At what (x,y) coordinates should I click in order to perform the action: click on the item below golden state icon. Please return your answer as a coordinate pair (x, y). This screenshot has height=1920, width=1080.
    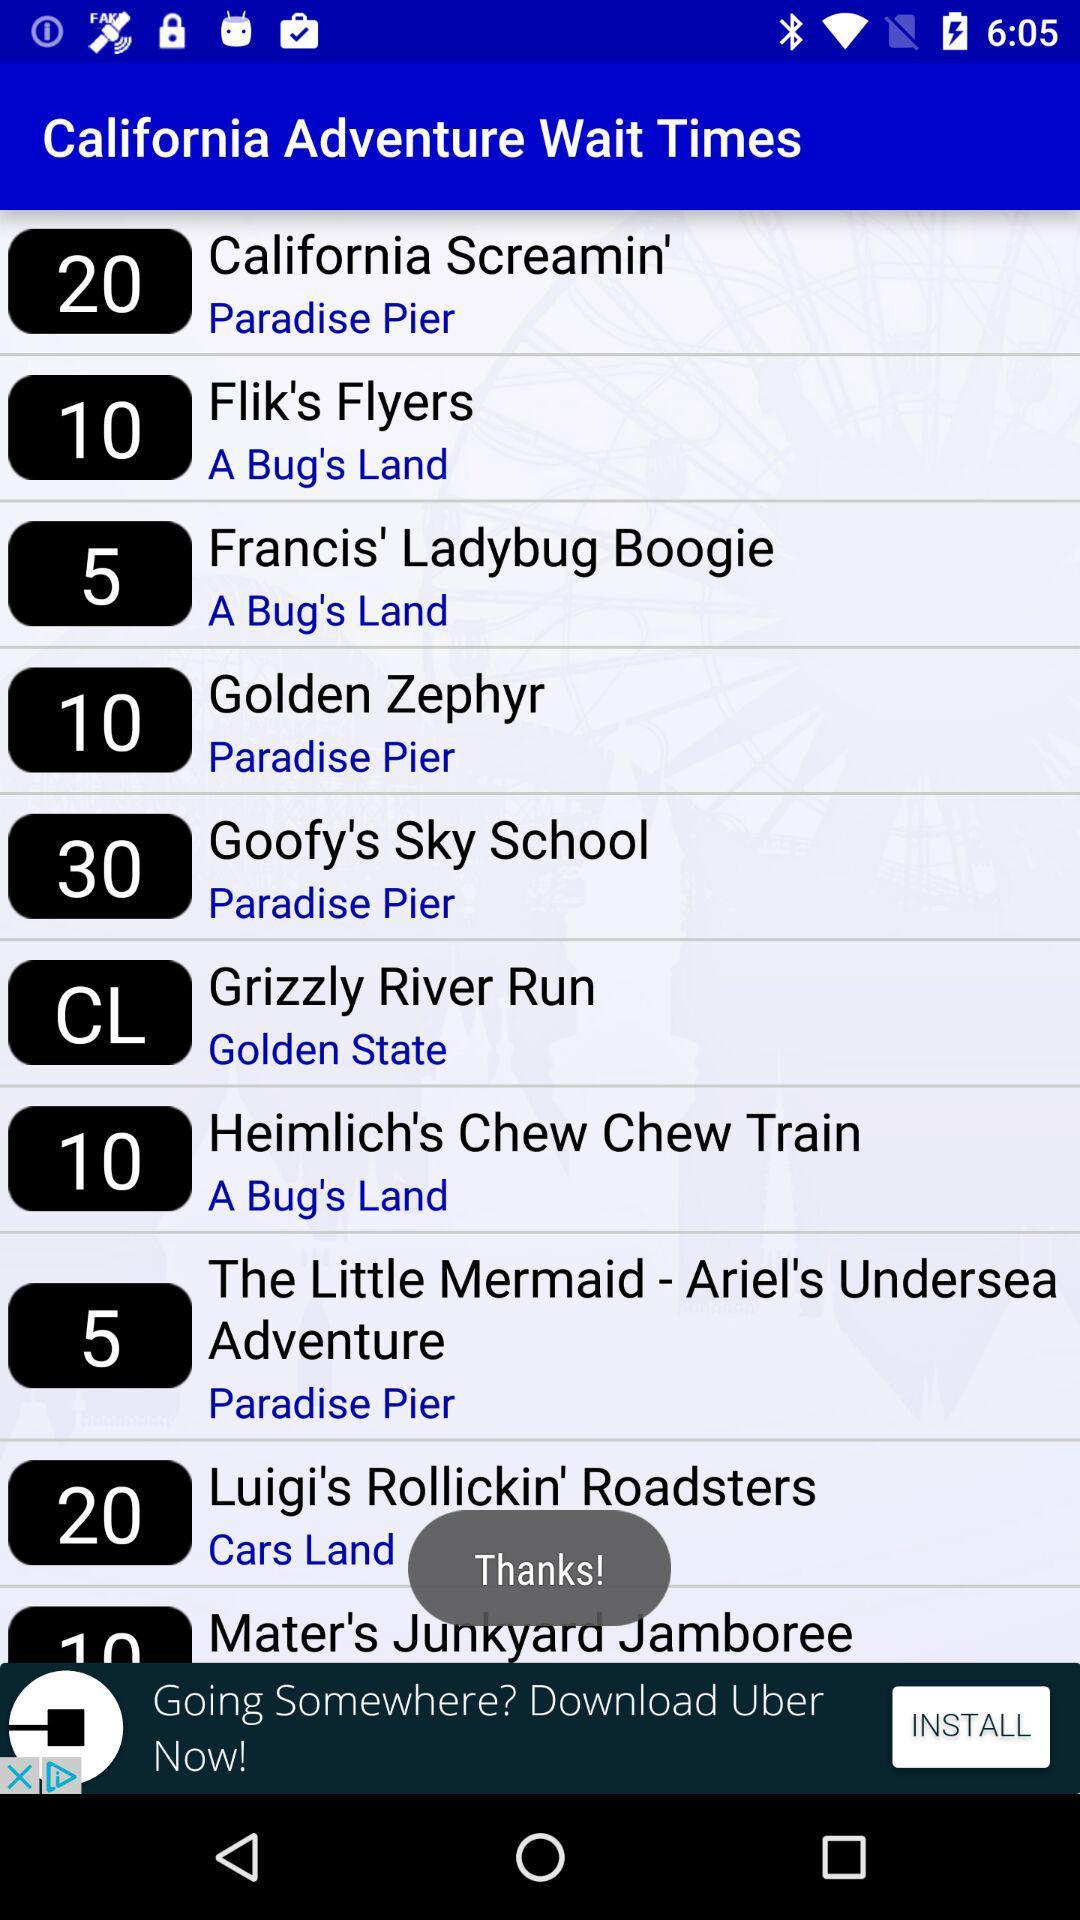
    Looking at the image, I should click on (534, 1130).